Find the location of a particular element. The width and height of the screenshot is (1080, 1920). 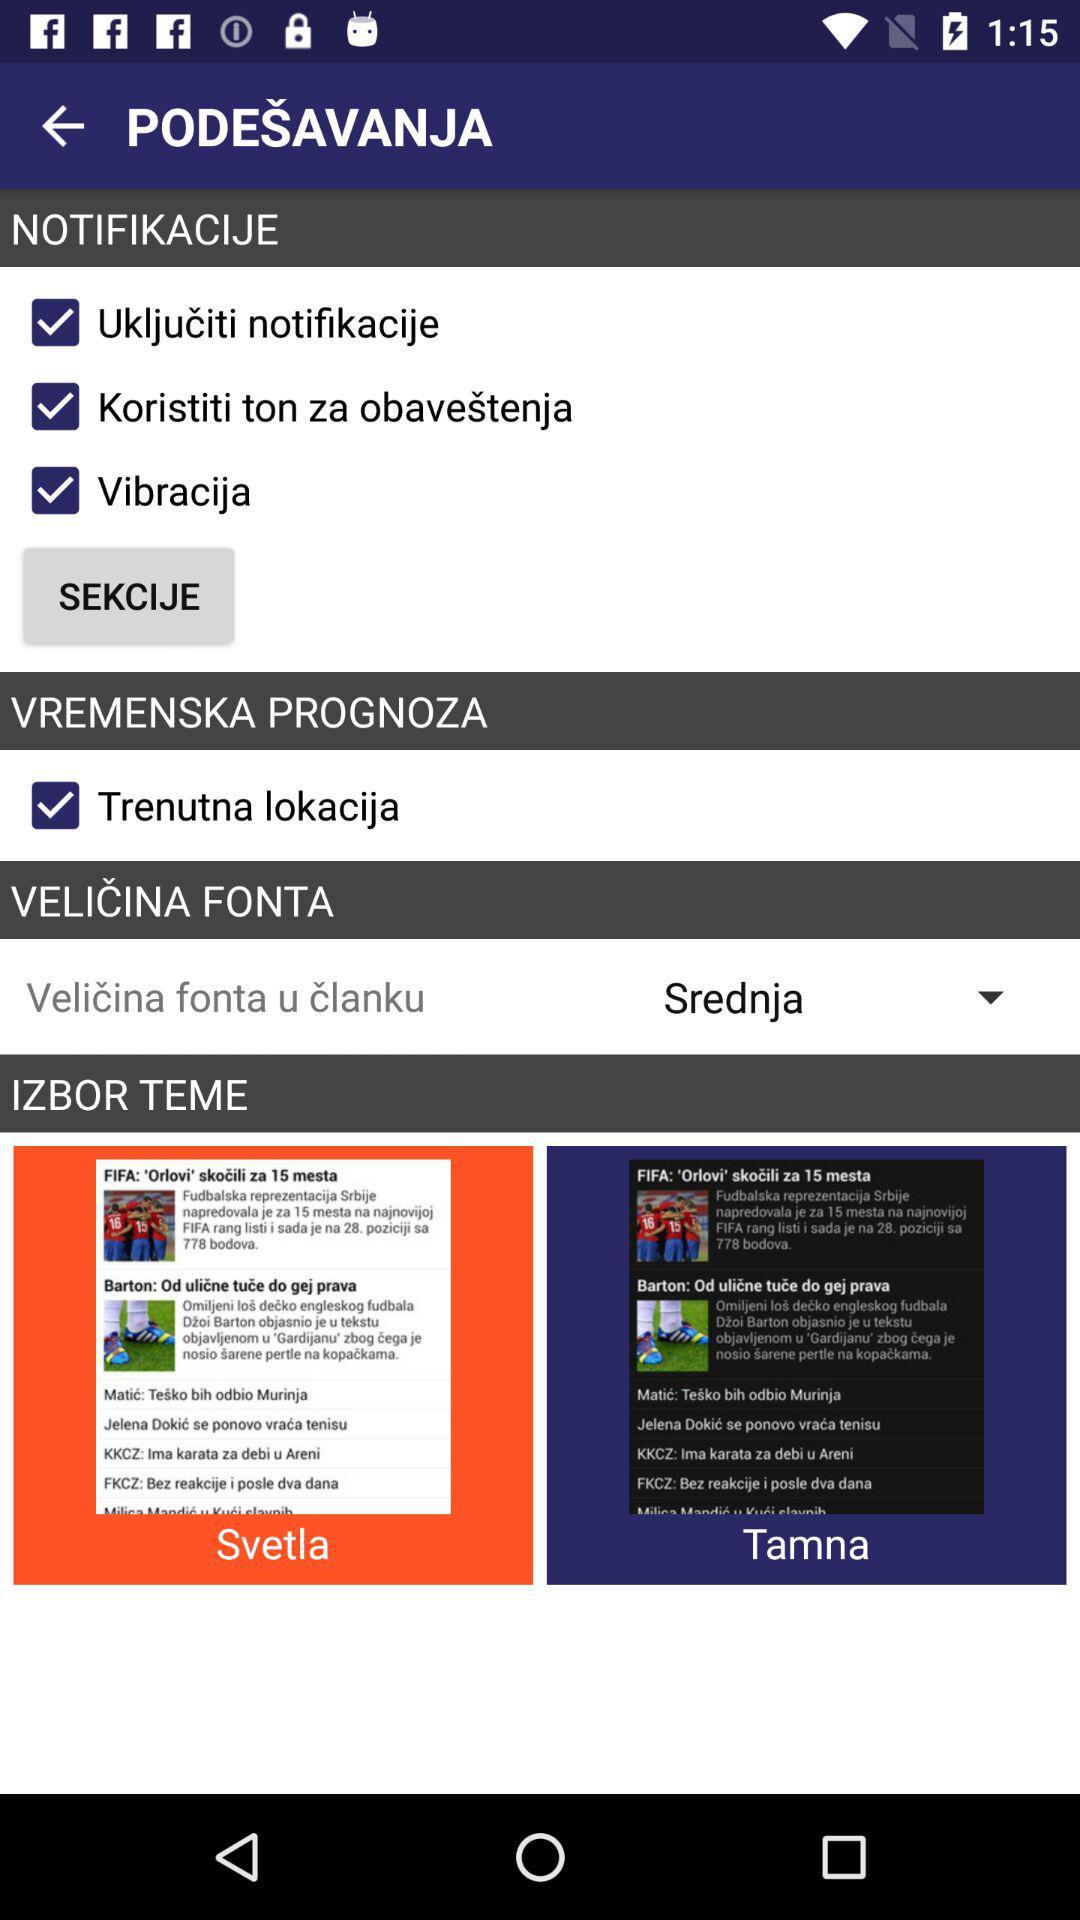

the button above sekcije icon is located at coordinates (132, 490).